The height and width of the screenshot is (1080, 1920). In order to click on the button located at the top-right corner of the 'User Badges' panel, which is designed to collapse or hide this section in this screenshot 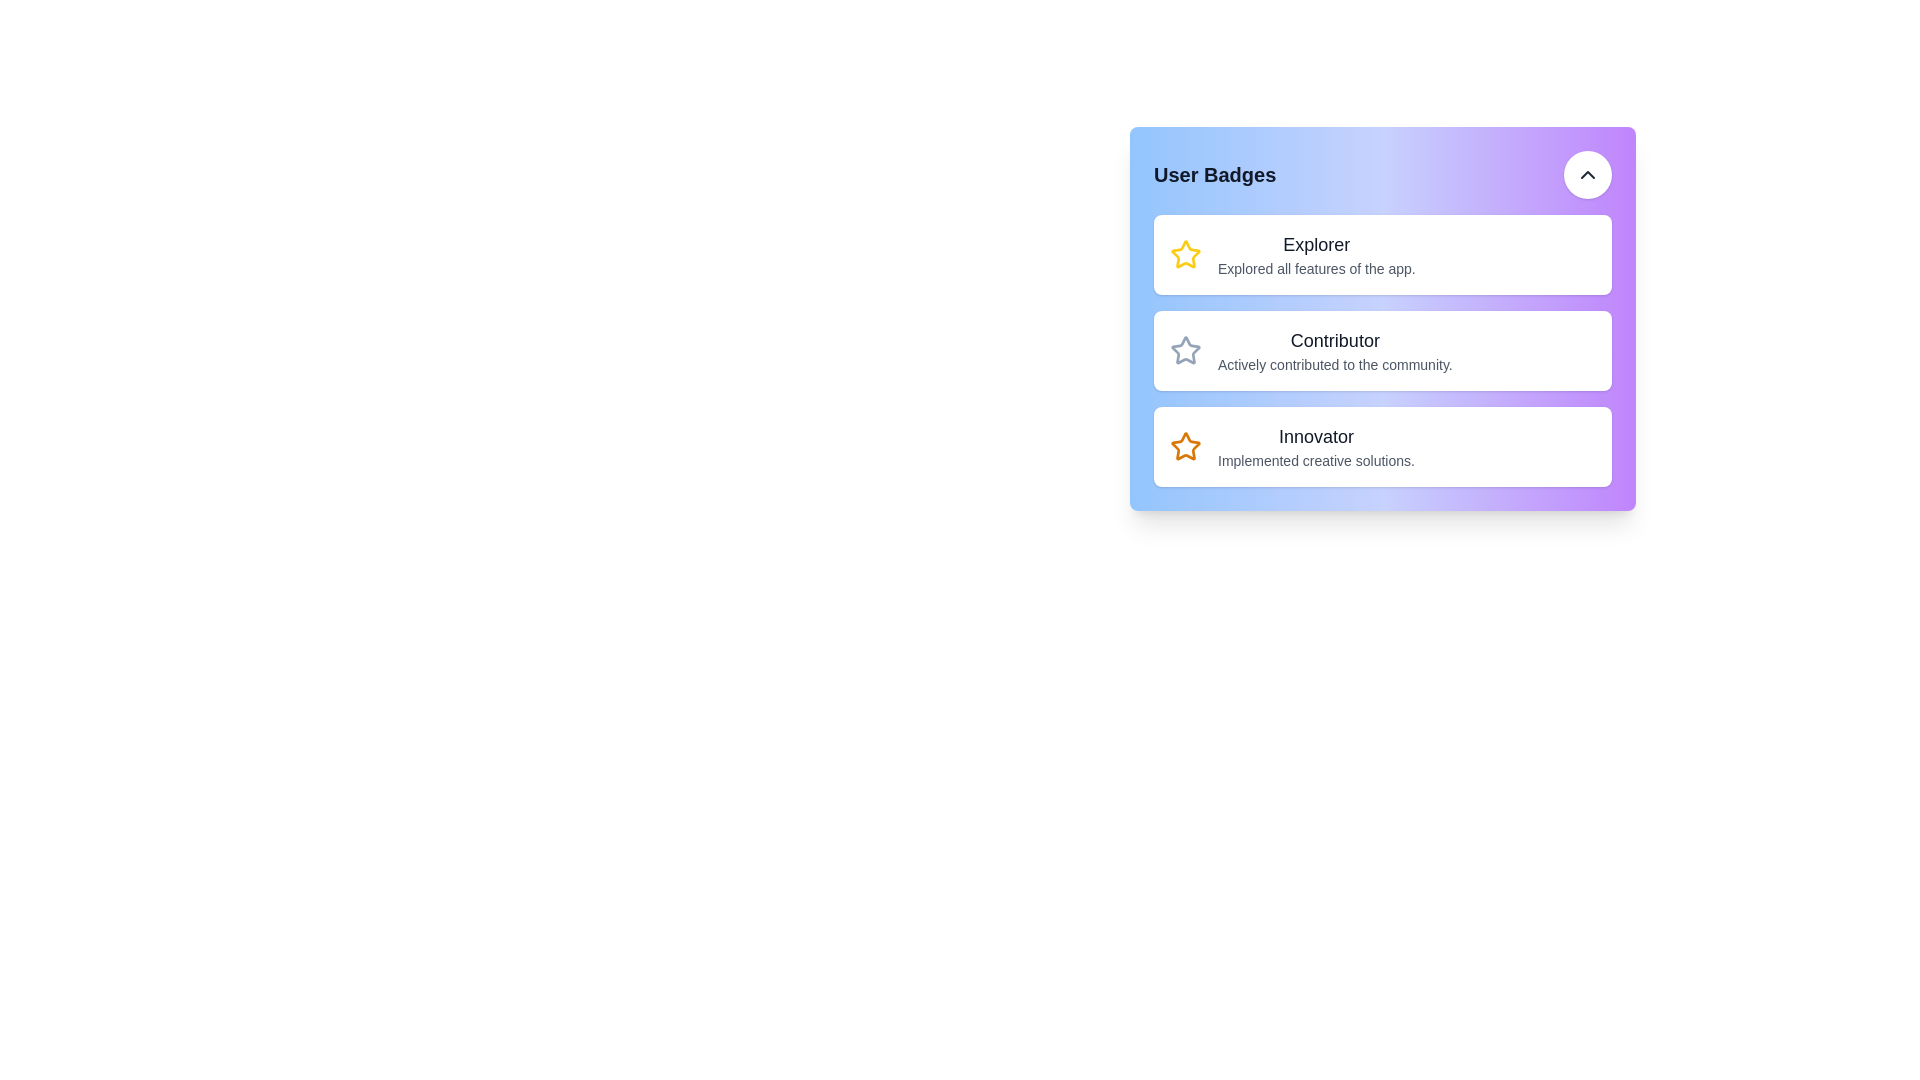, I will do `click(1587, 173)`.